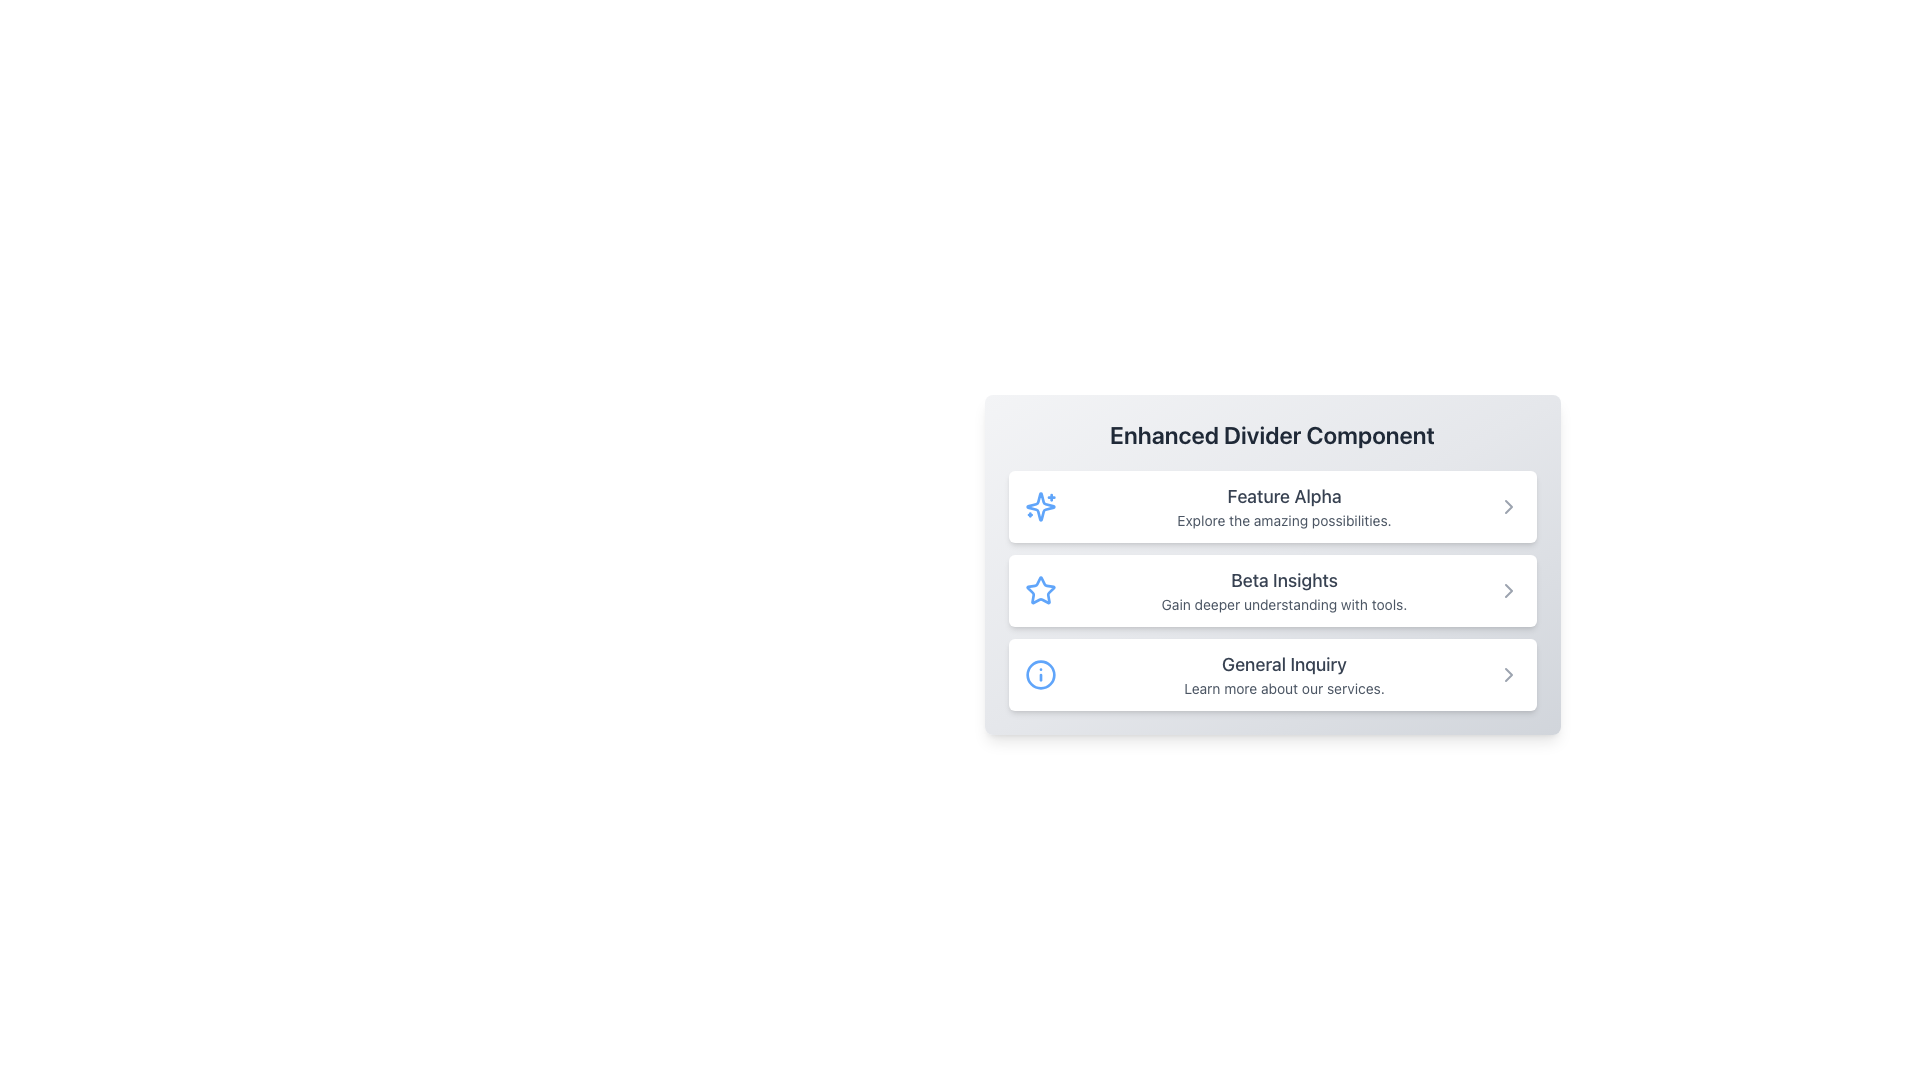 The image size is (1920, 1080). What do you see at coordinates (1284, 675) in the screenshot?
I see `and understand the text label located in the third card of the vertical list, which provides a brief description associated with general inquiry functionality` at bounding box center [1284, 675].